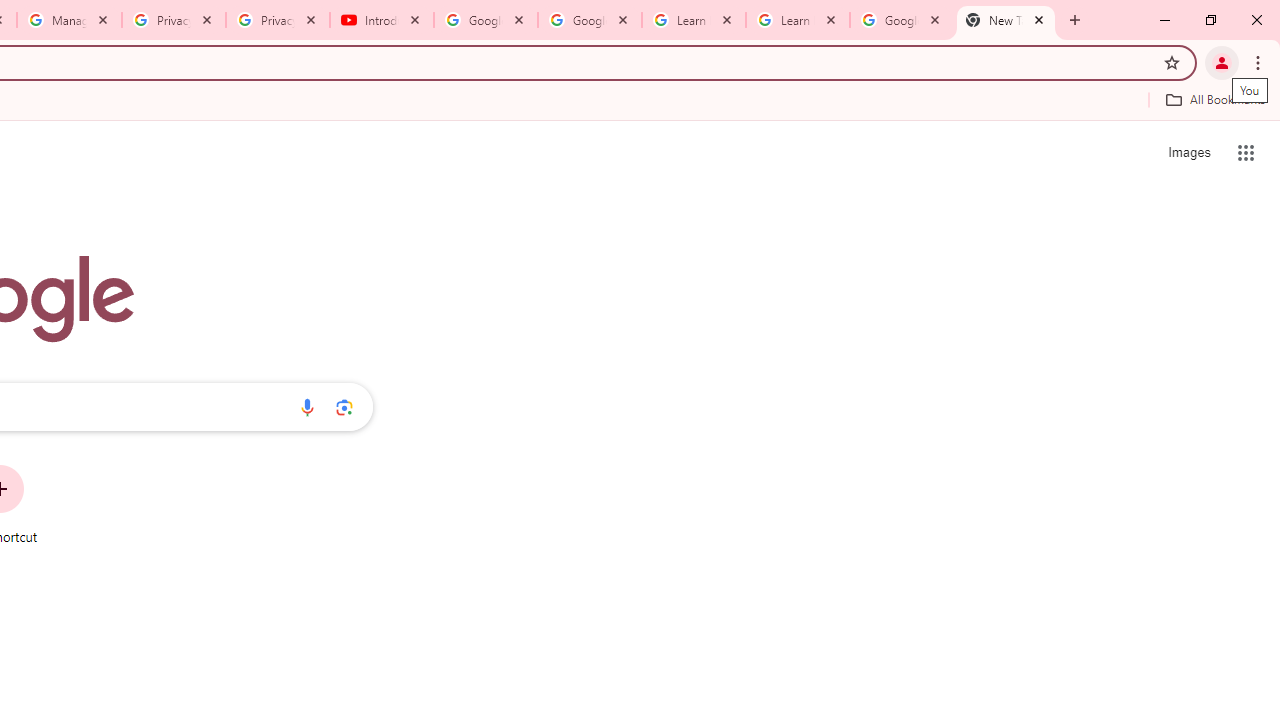  Describe the element at coordinates (1006, 20) in the screenshot. I see `'New Tab'` at that location.